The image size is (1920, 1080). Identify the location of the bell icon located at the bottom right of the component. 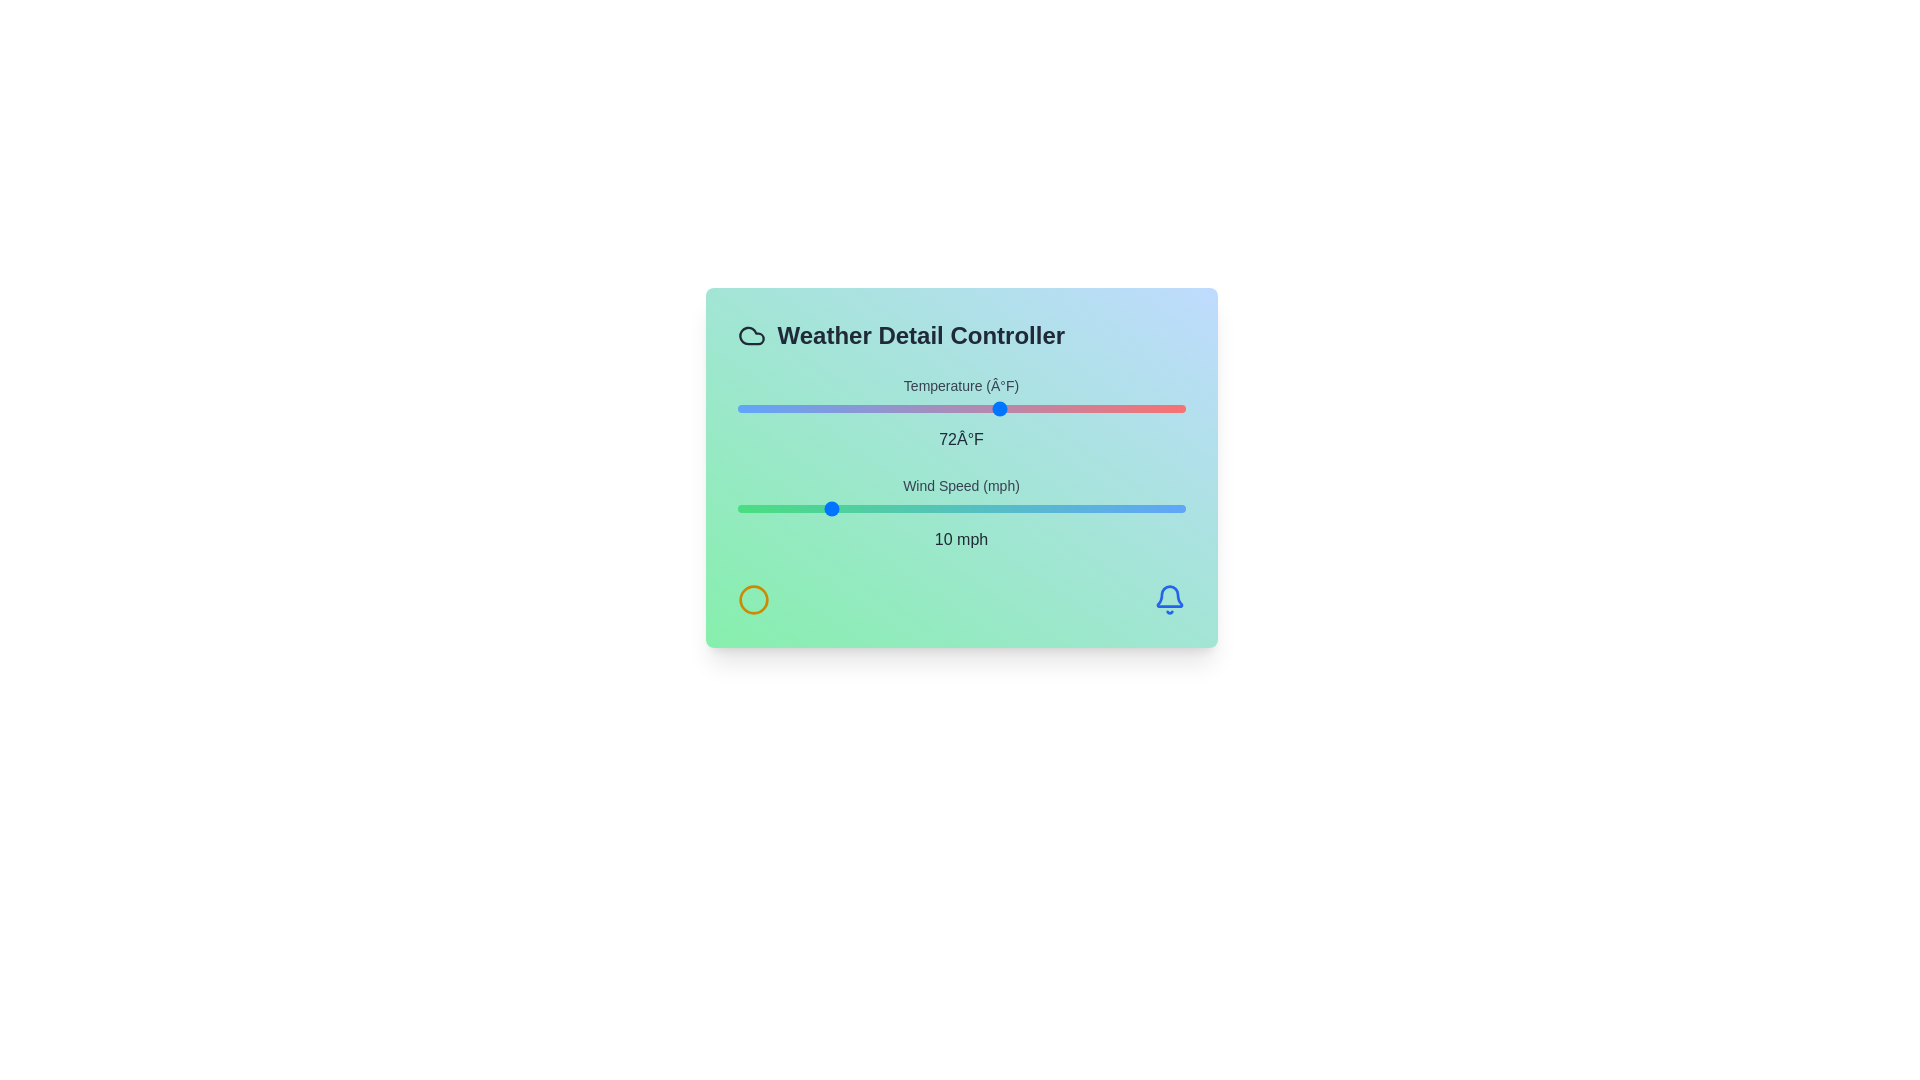
(1169, 599).